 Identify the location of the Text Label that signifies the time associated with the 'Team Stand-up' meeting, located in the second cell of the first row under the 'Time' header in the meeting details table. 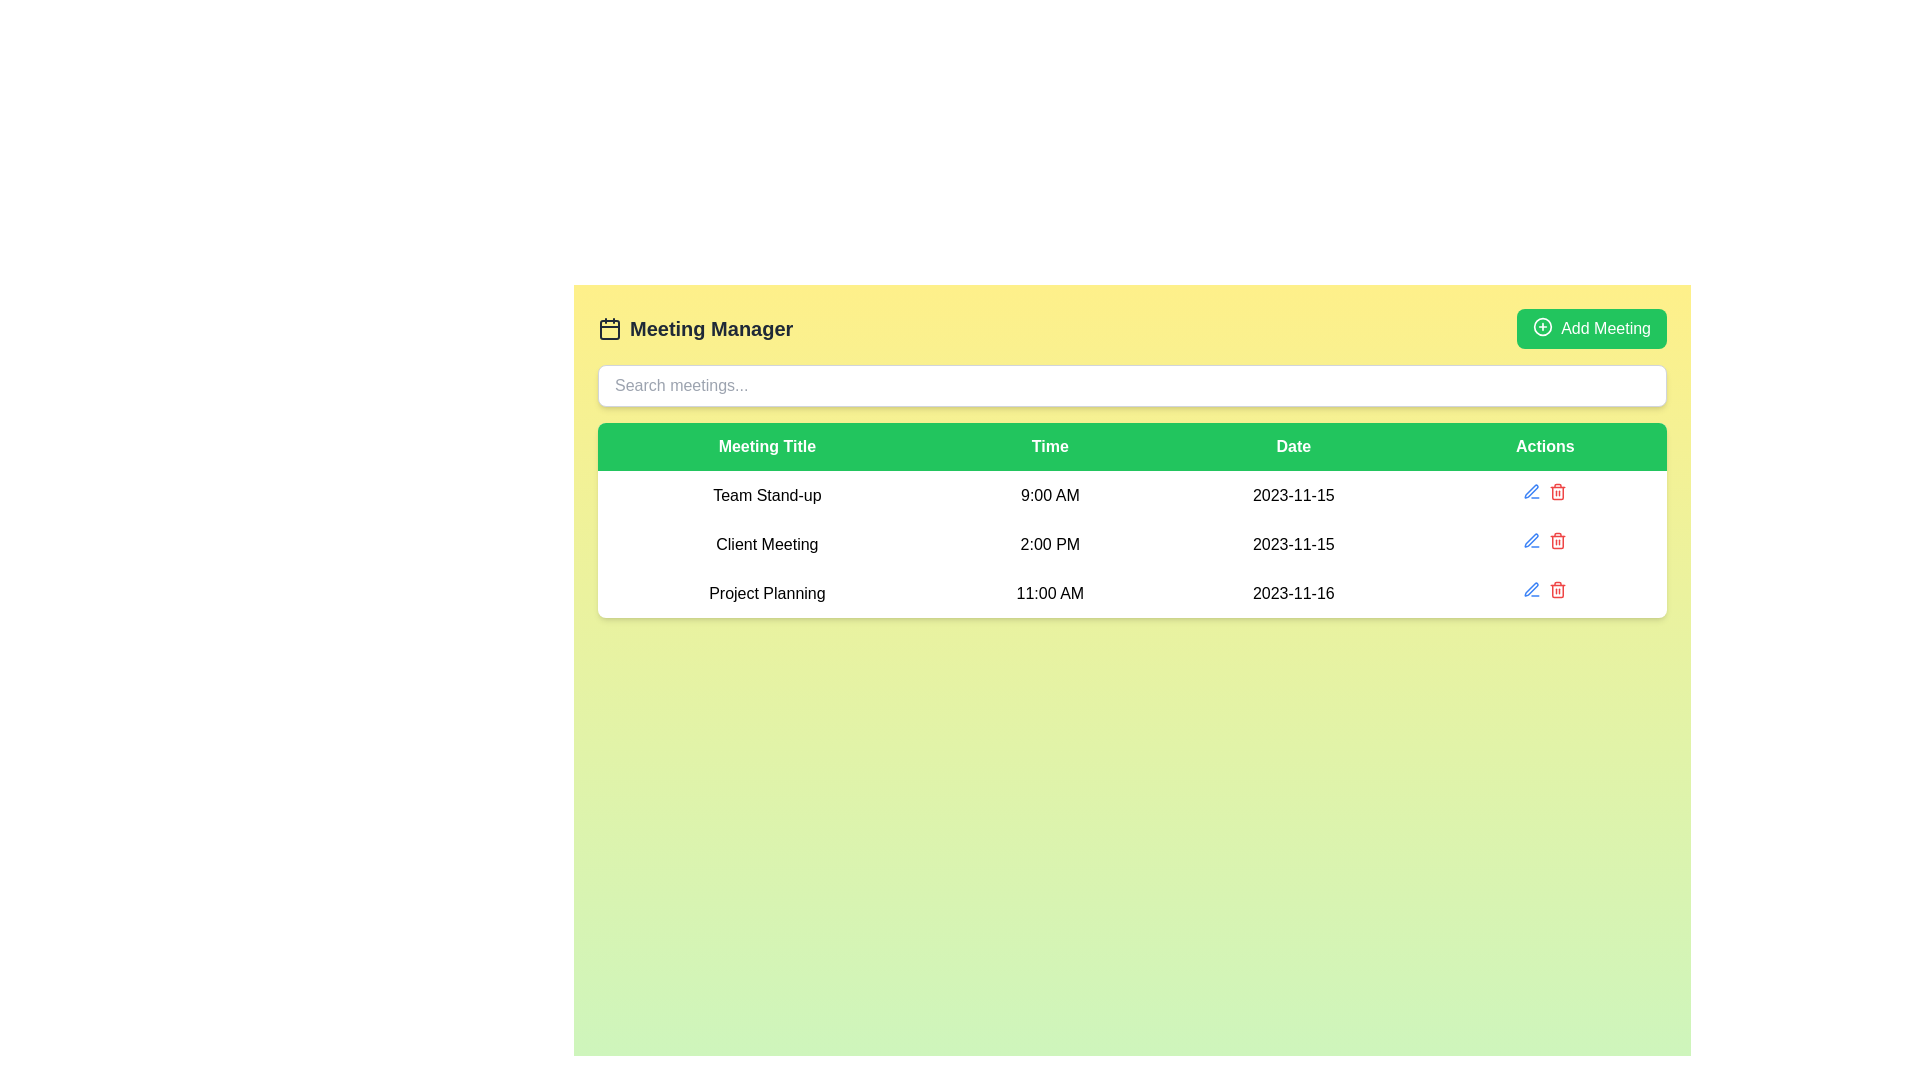
(1049, 495).